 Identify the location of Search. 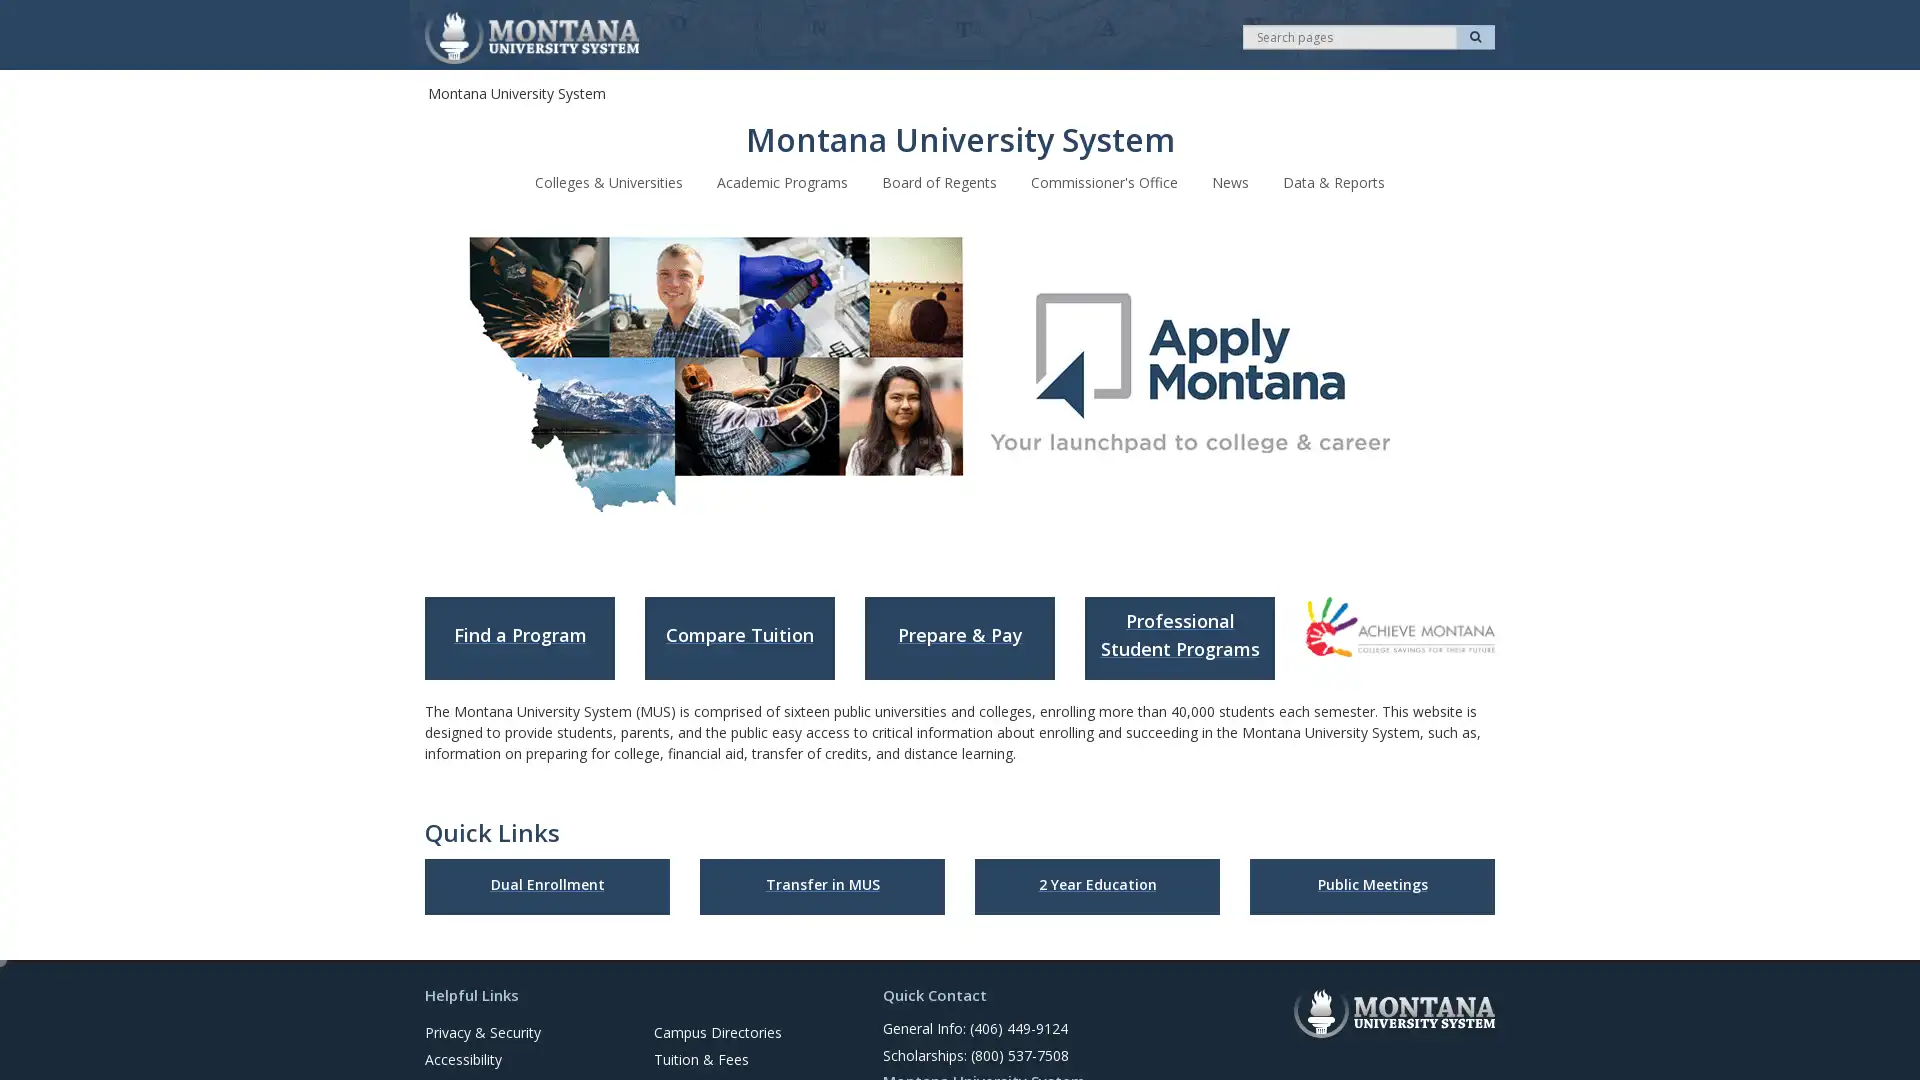
(1475, 37).